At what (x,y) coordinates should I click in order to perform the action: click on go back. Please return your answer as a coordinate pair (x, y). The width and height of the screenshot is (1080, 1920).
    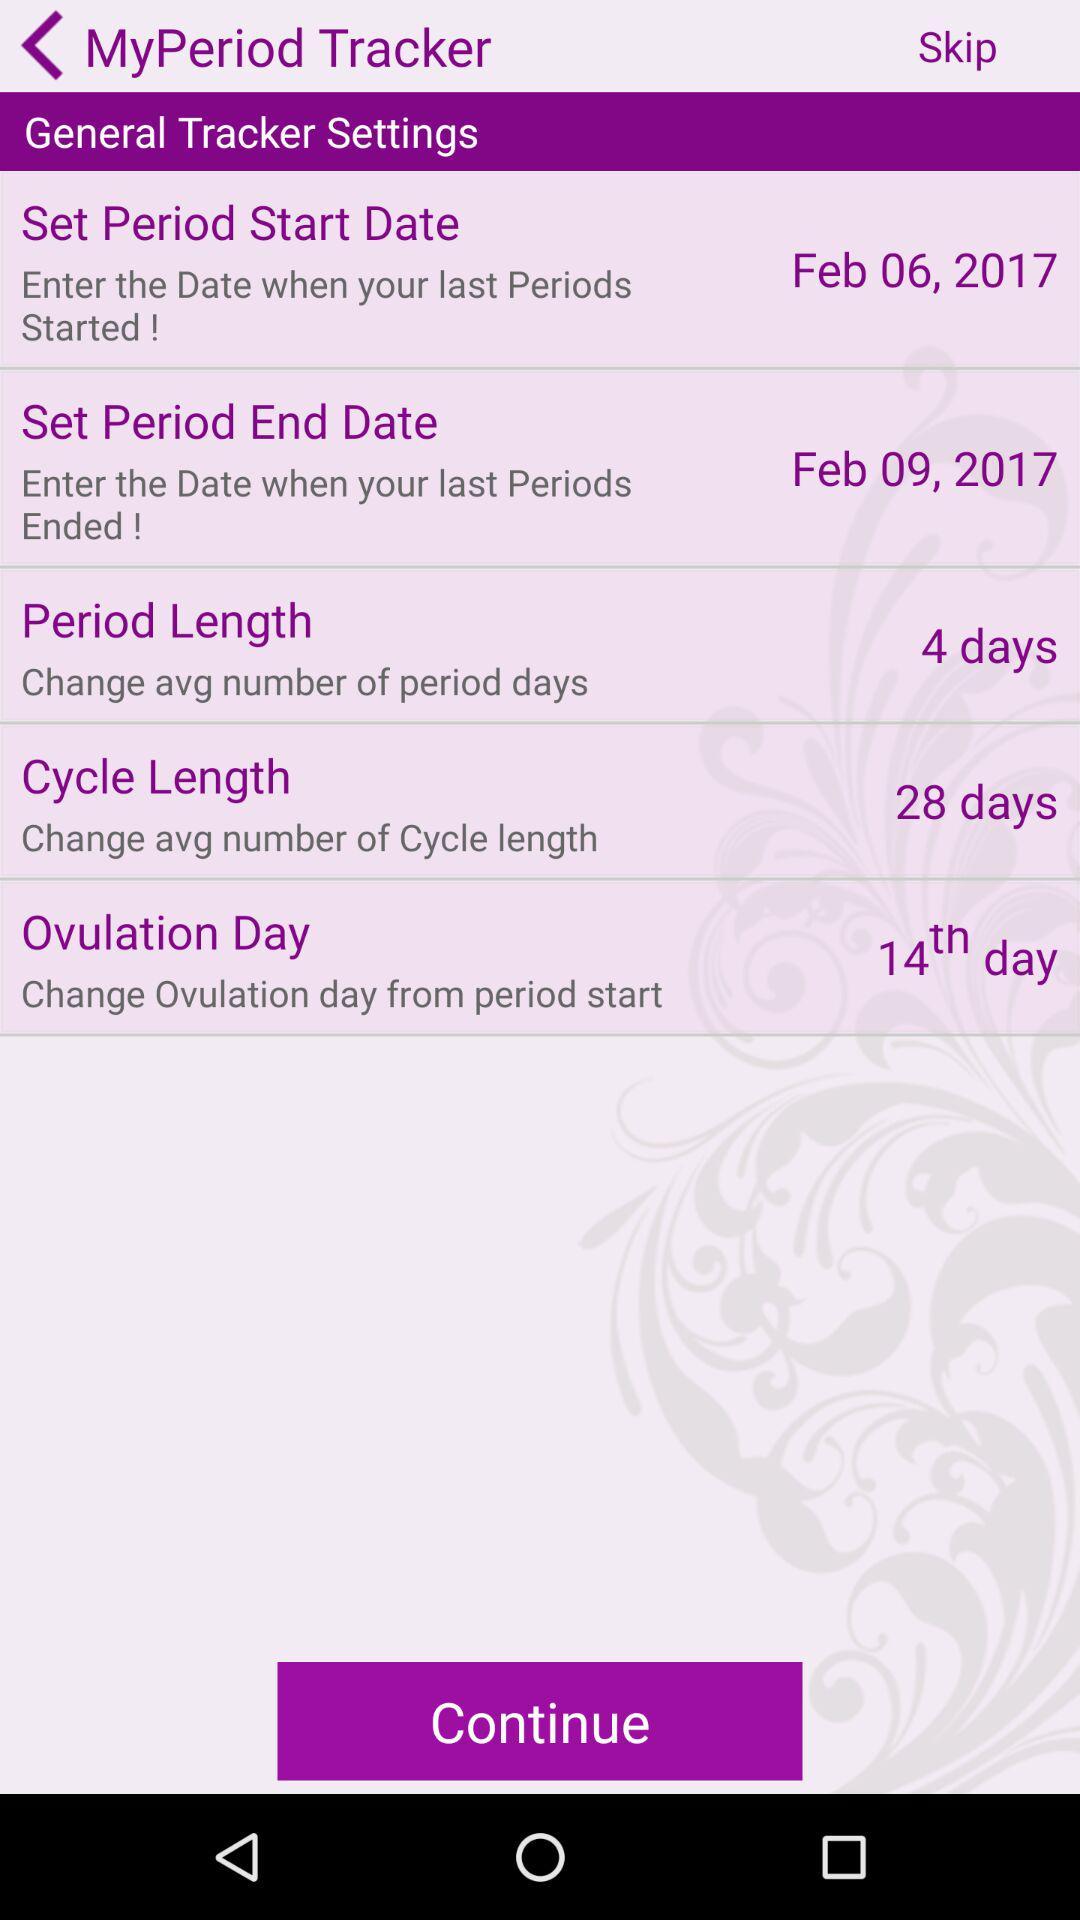
    Looking at the image, I should click on (42, 45).